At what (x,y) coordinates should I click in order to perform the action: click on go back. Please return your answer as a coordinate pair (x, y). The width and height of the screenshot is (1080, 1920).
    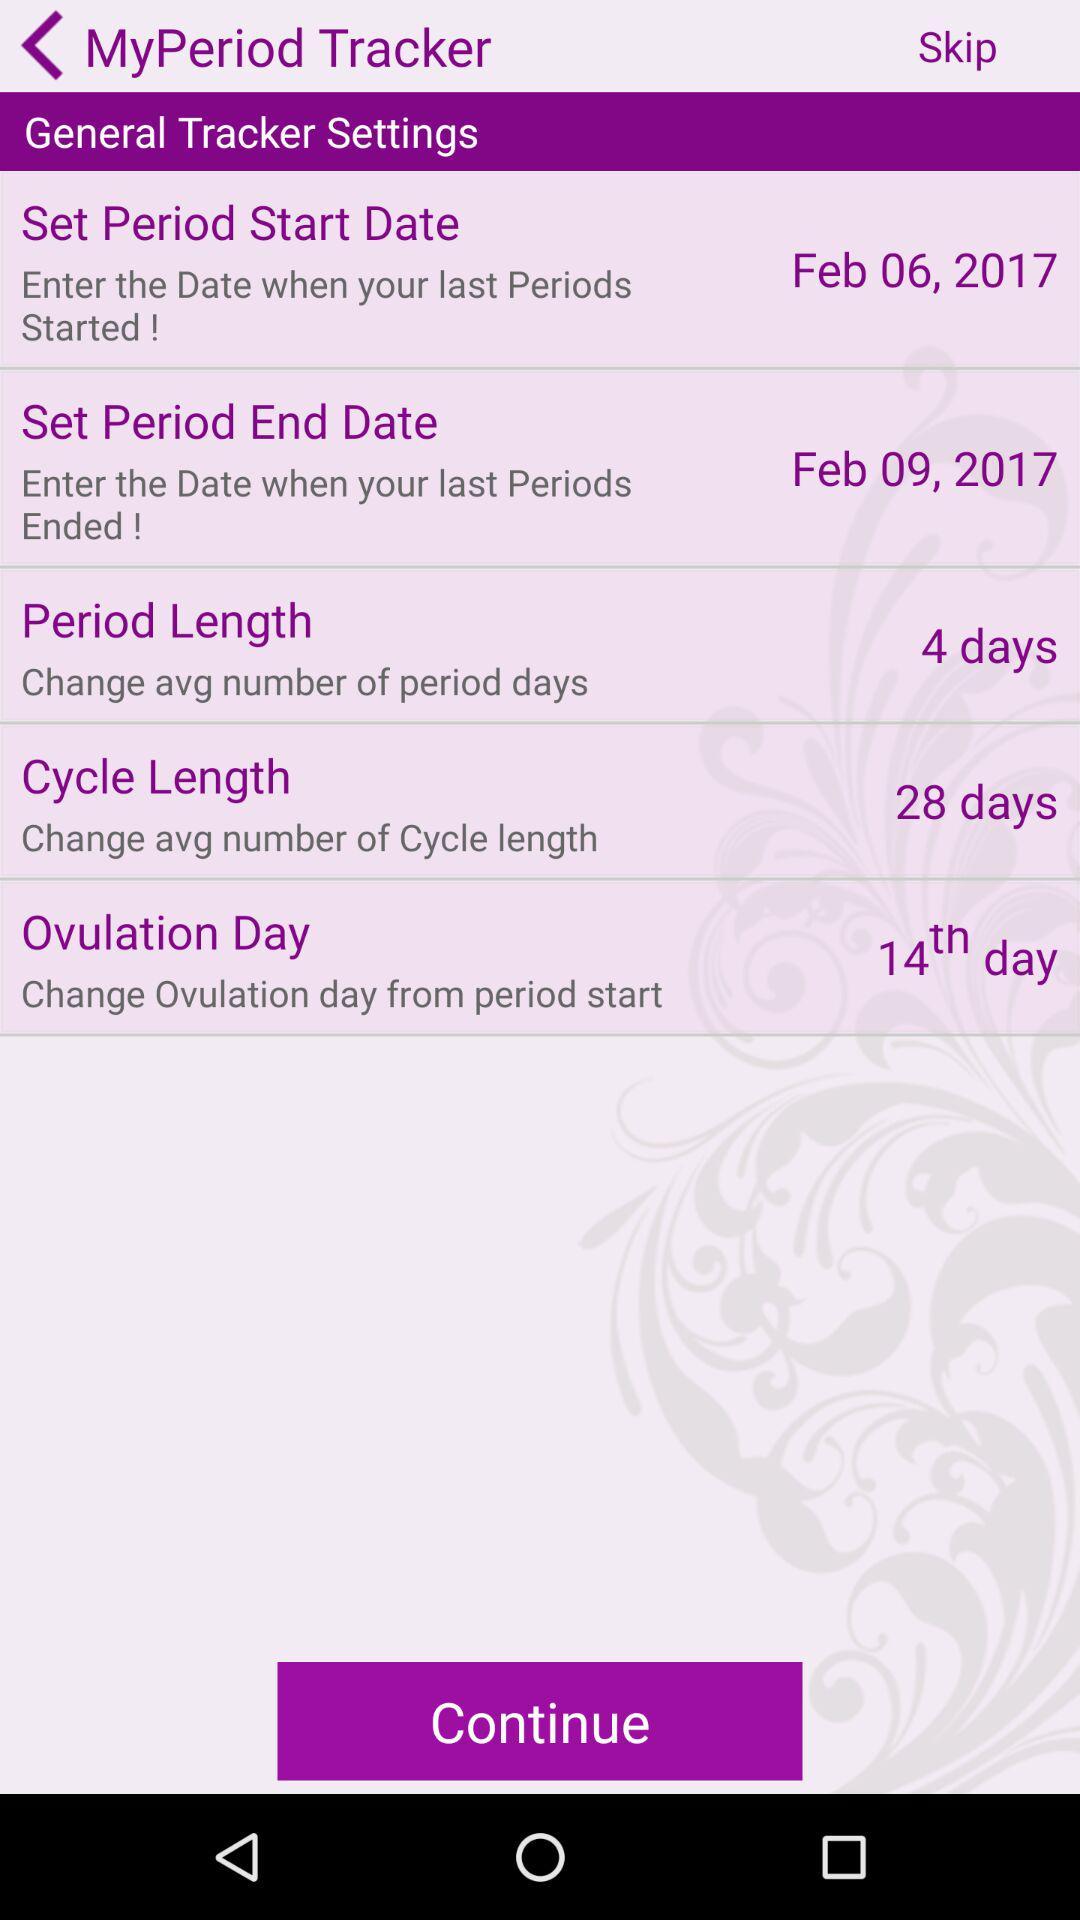
    Looking at the image, I should click on (42, 45).